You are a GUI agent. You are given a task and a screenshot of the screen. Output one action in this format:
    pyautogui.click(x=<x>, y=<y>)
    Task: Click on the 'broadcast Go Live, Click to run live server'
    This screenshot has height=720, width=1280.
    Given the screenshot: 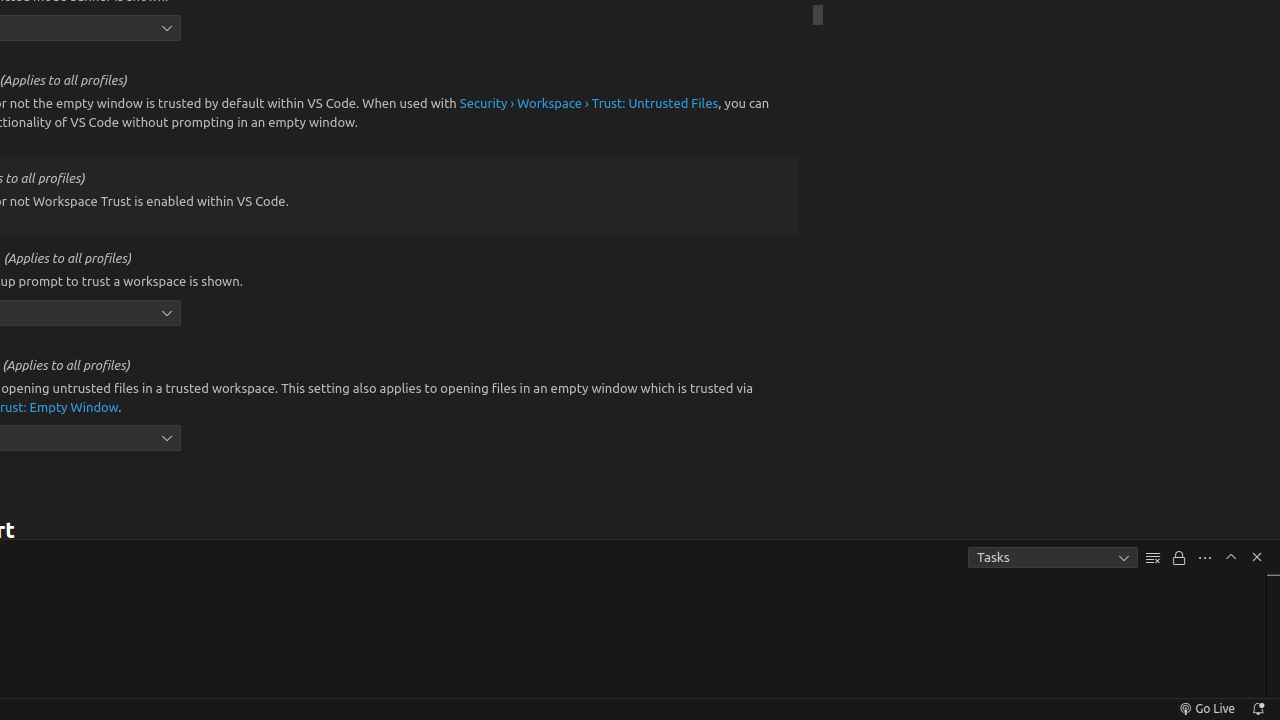 What is the action you would take?
    pyautogui.click(x=1205, y=707)
    